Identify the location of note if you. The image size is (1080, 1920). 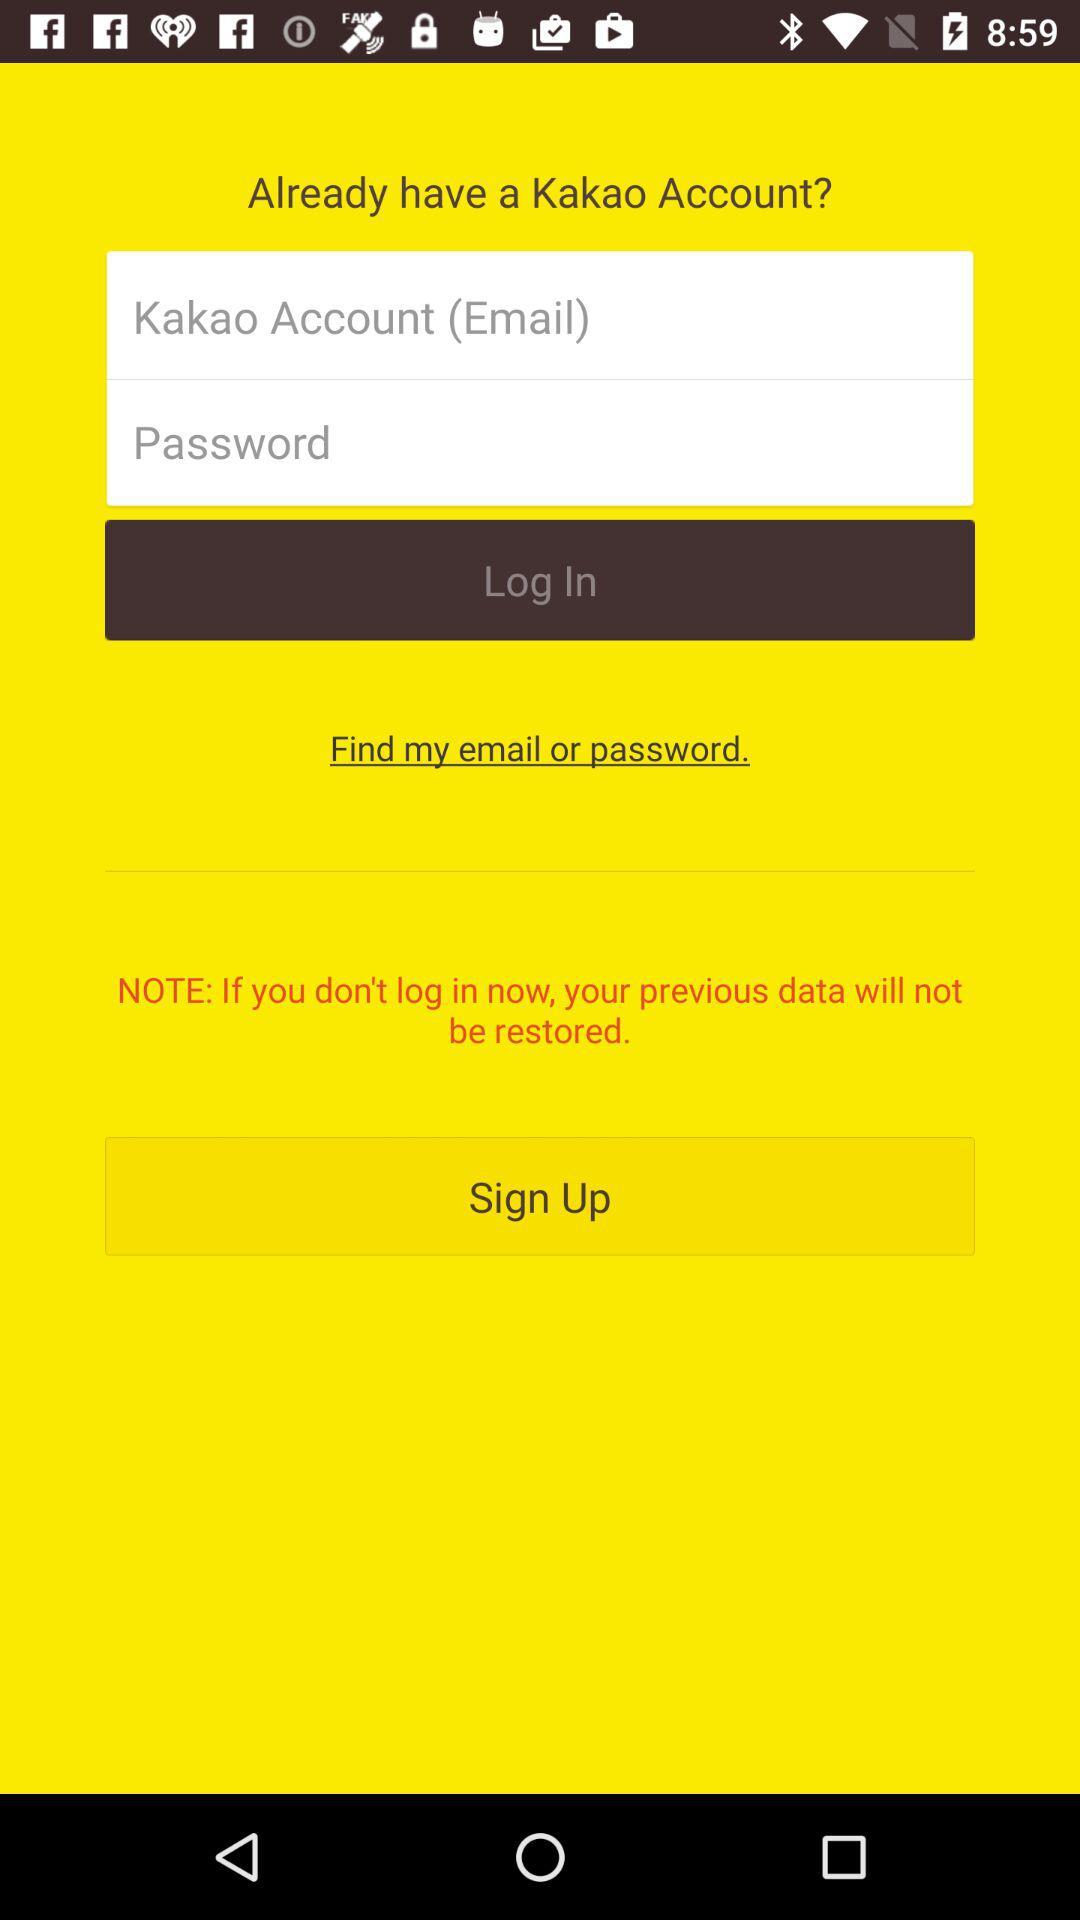
(540, 1009).